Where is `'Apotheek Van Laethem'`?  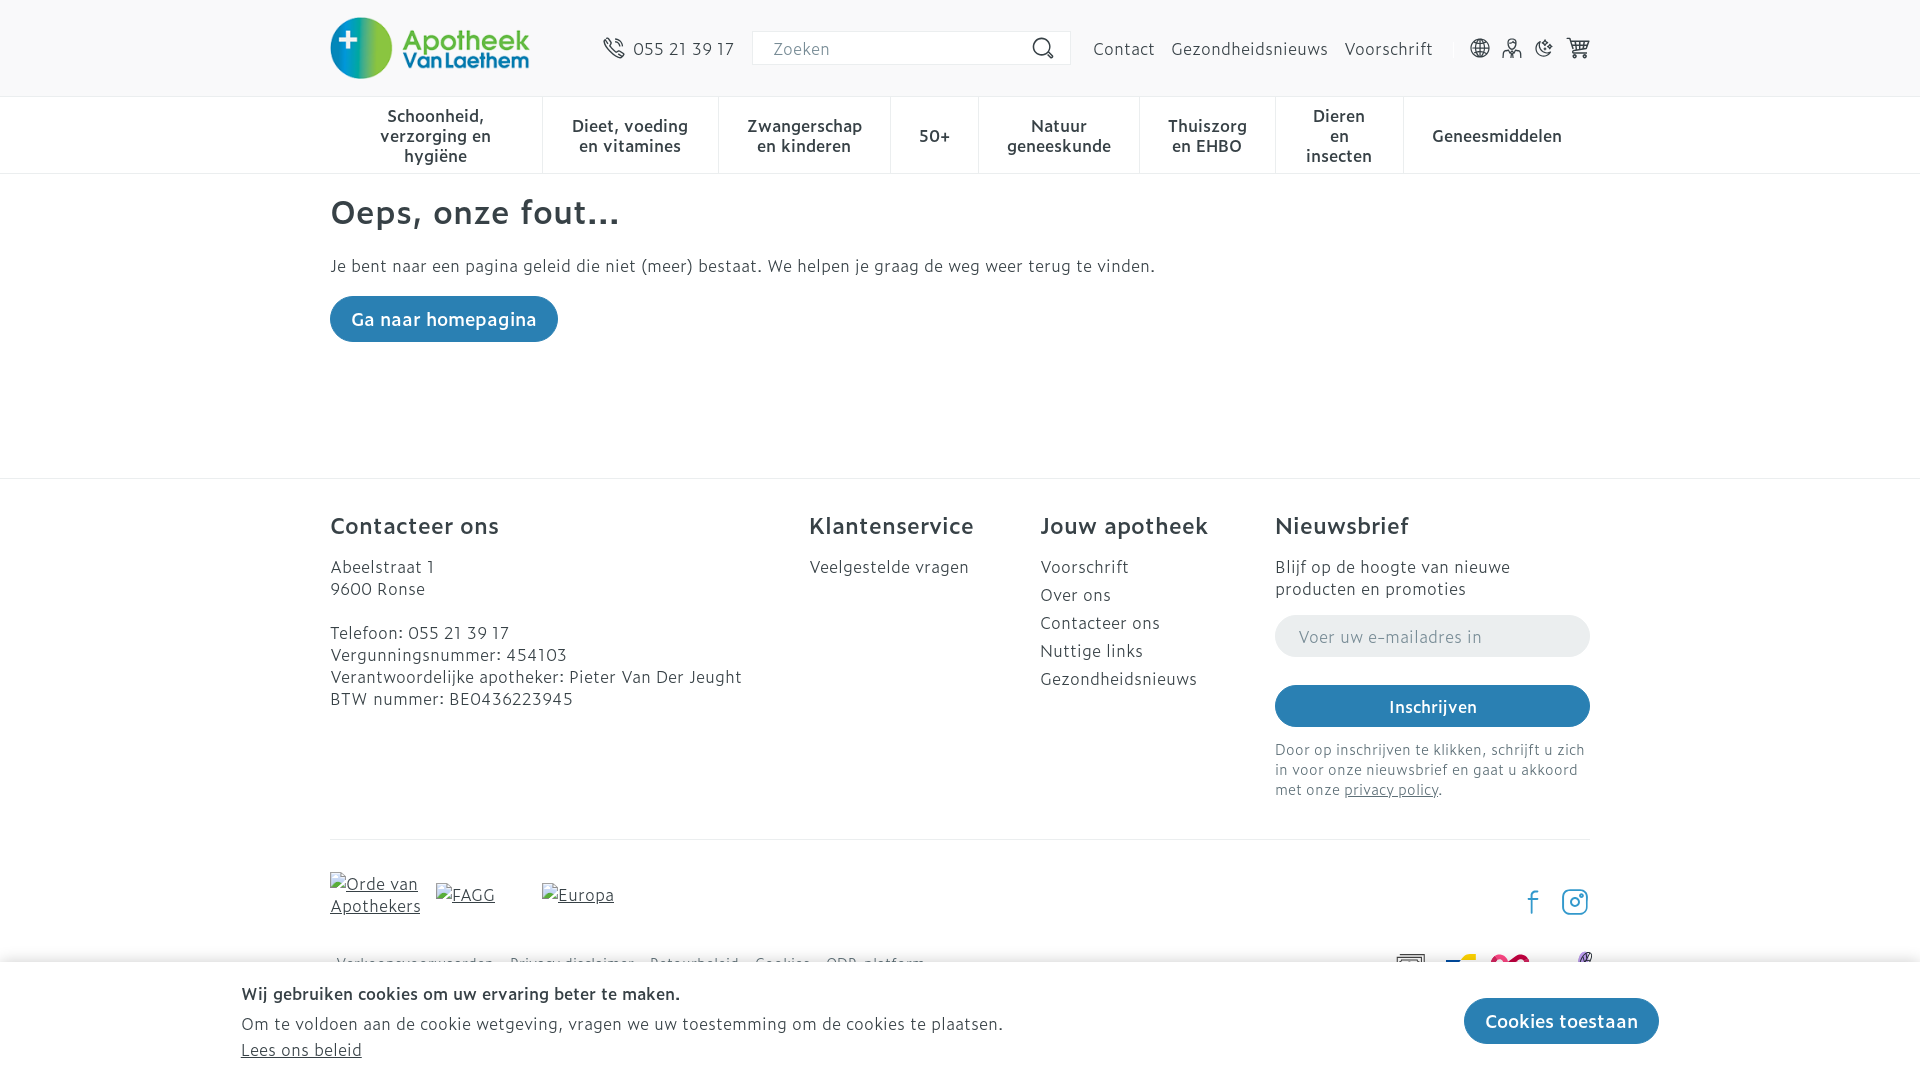 'Apotheek Van Laethem' is located at coordinates (429, 46).